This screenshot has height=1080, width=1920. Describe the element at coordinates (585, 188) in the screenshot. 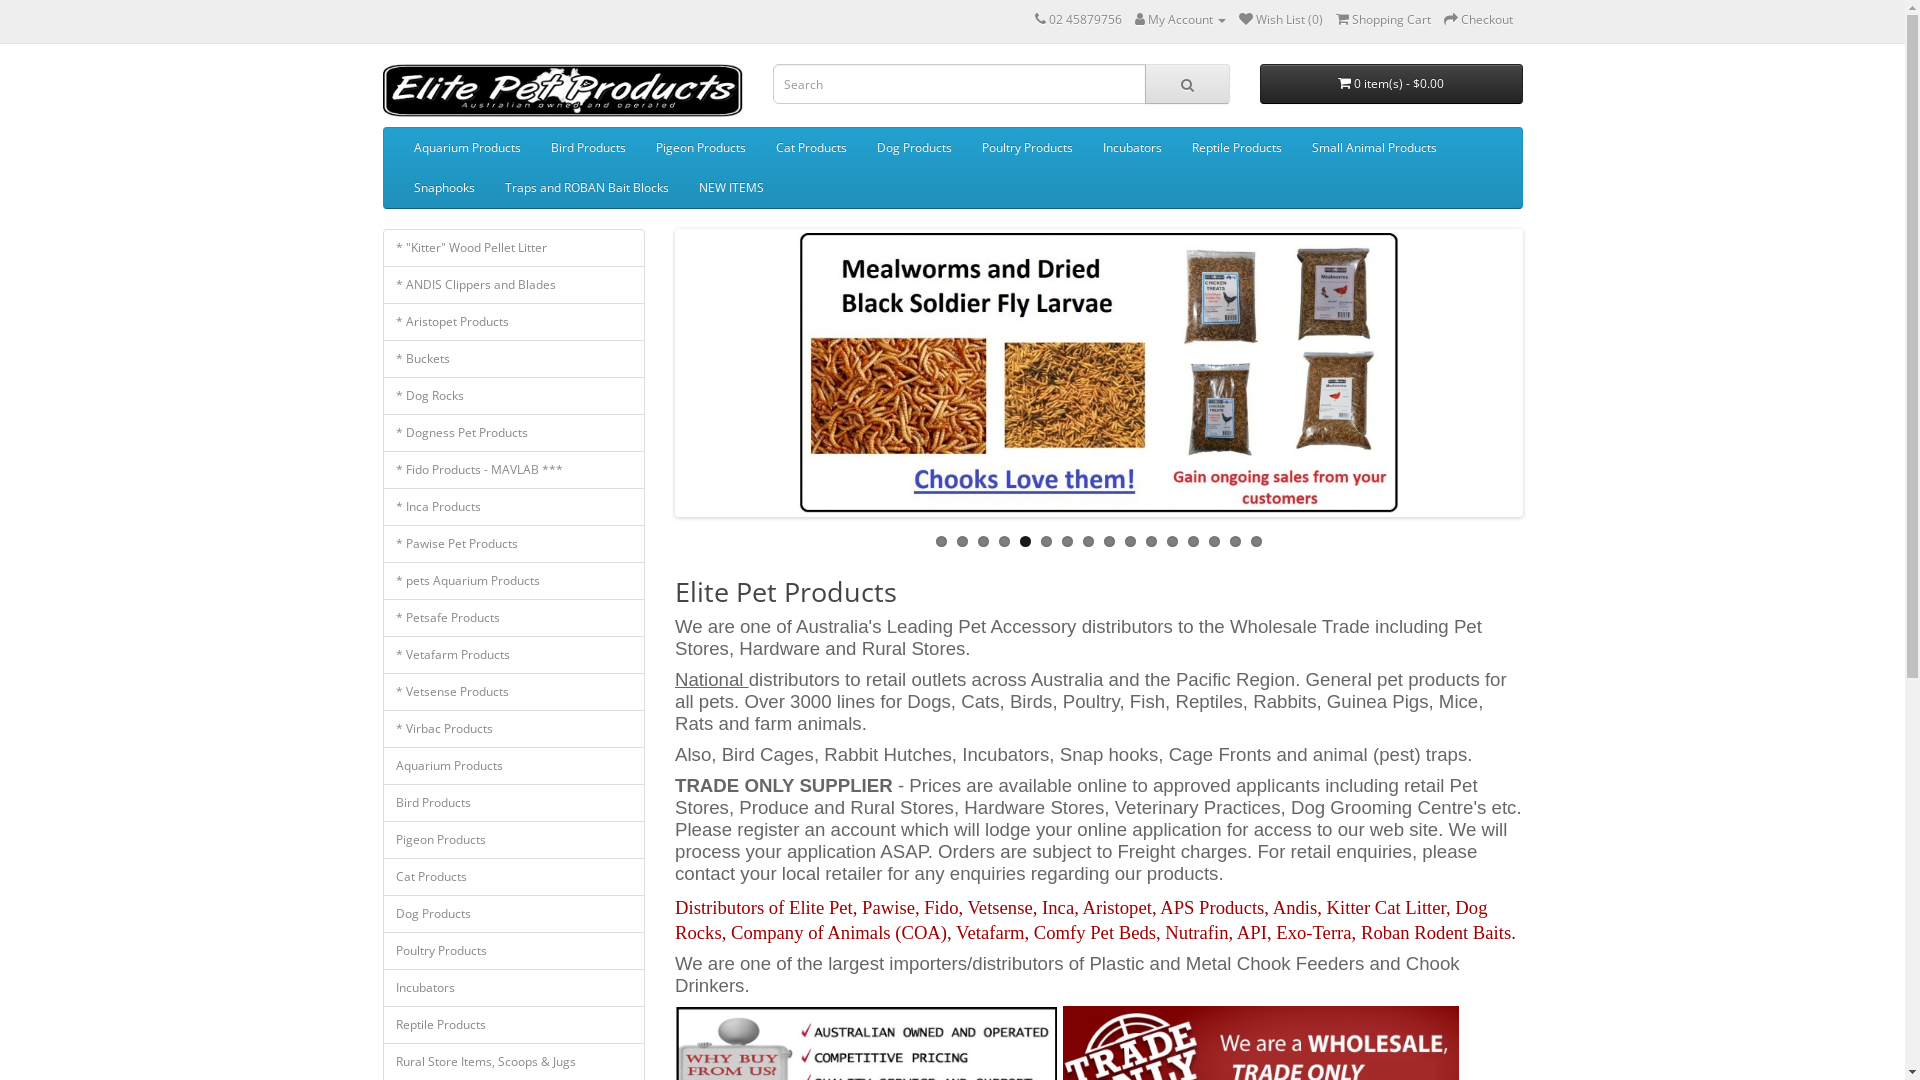

I see `'Traps and ROBAN Bait Blocks'` at that location.